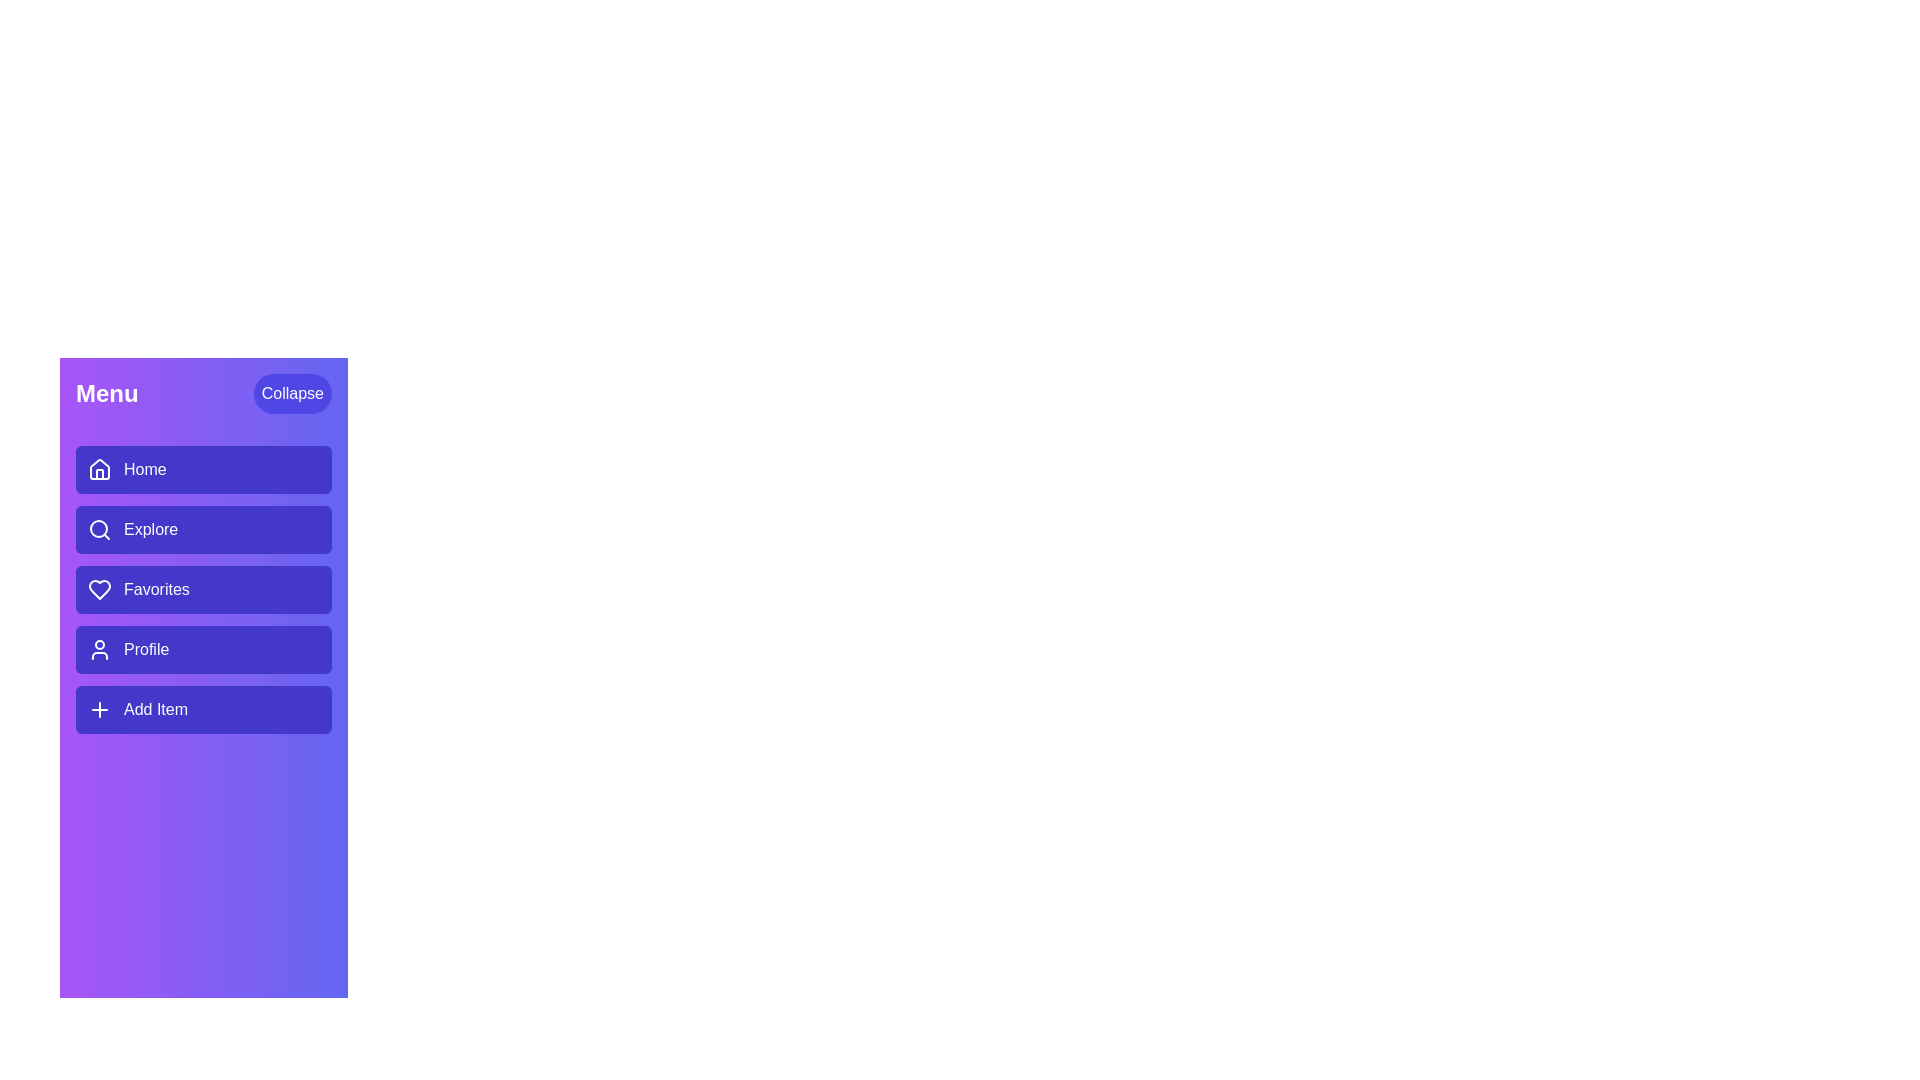  Describe the element at coordinates (203, 589) in the screenshot. I see `the menu item Favorites to navigate to its respective section` at that location.